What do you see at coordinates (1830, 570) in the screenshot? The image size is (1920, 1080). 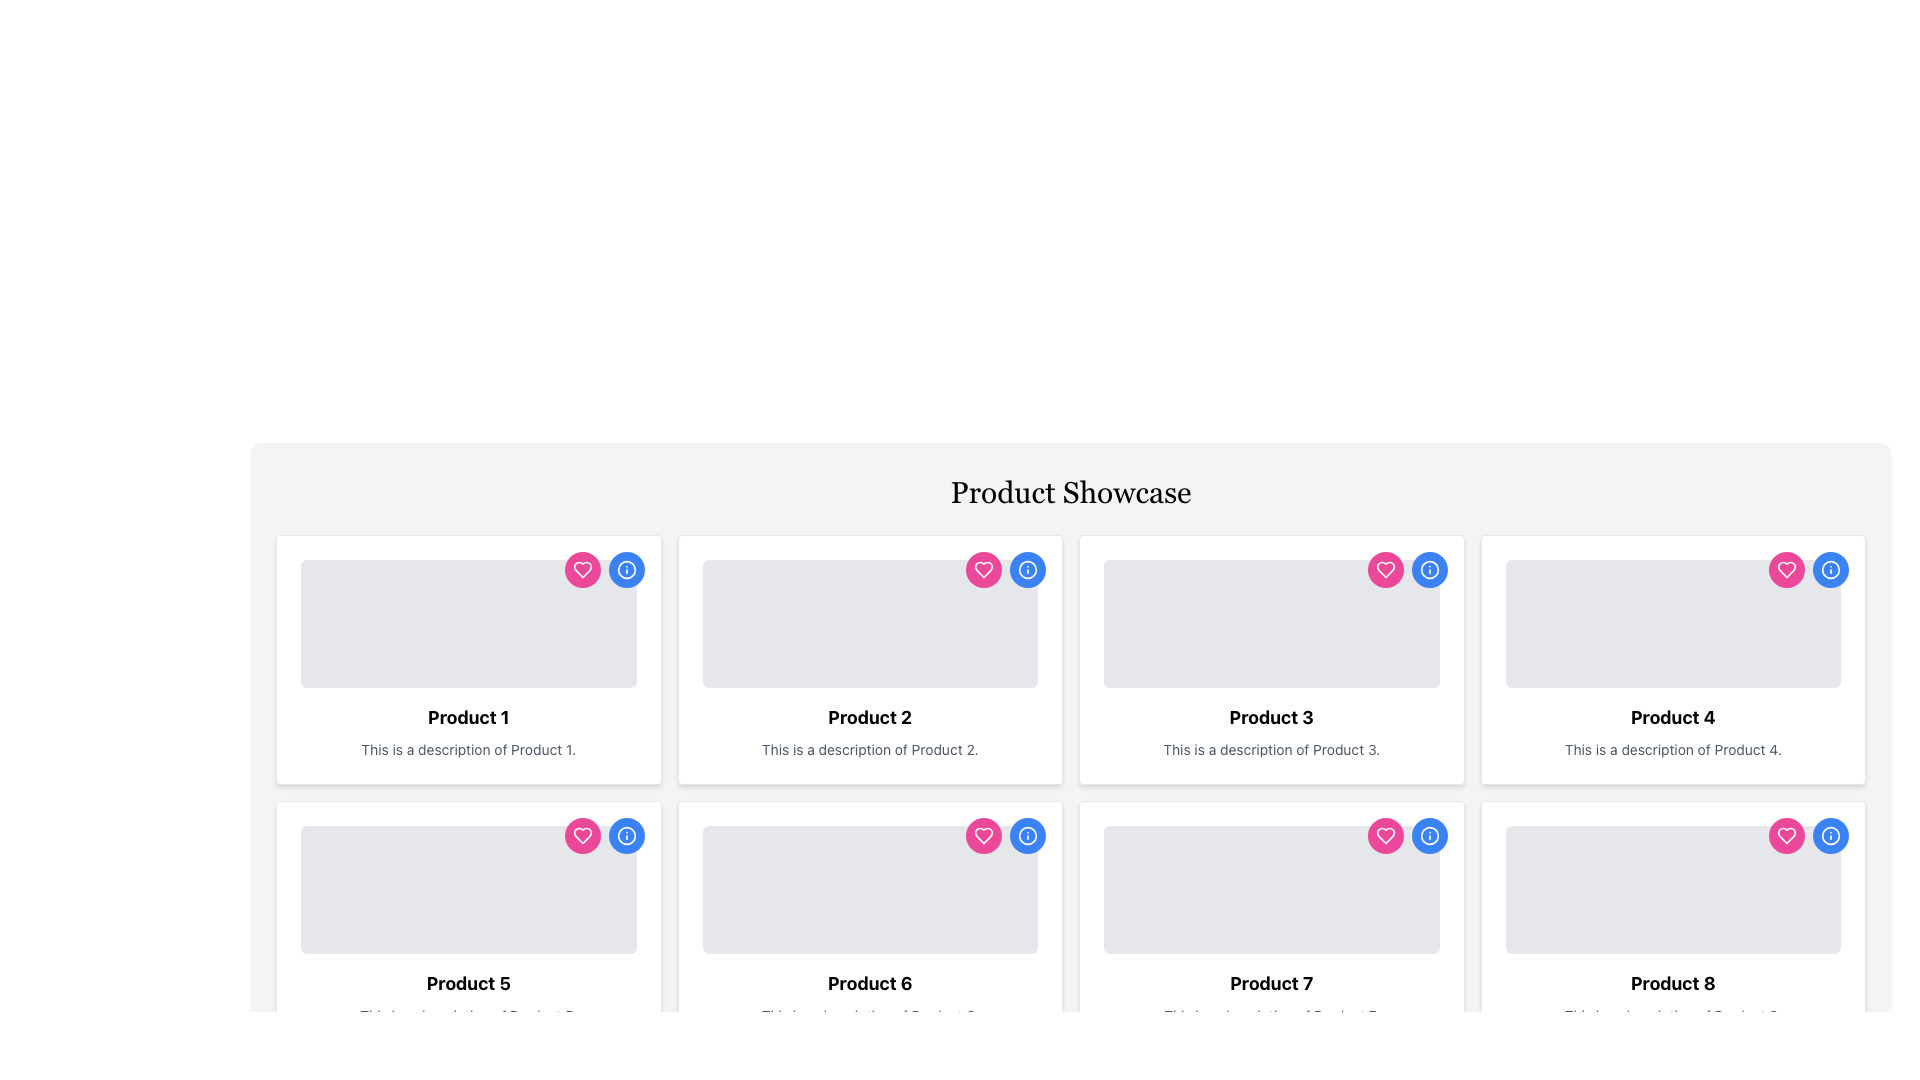 I see `the circular icon button with a blue border and 'i' symbol located in the top-right corner of the card labeled 'Product 4'` at bounding box center [1830, 570].